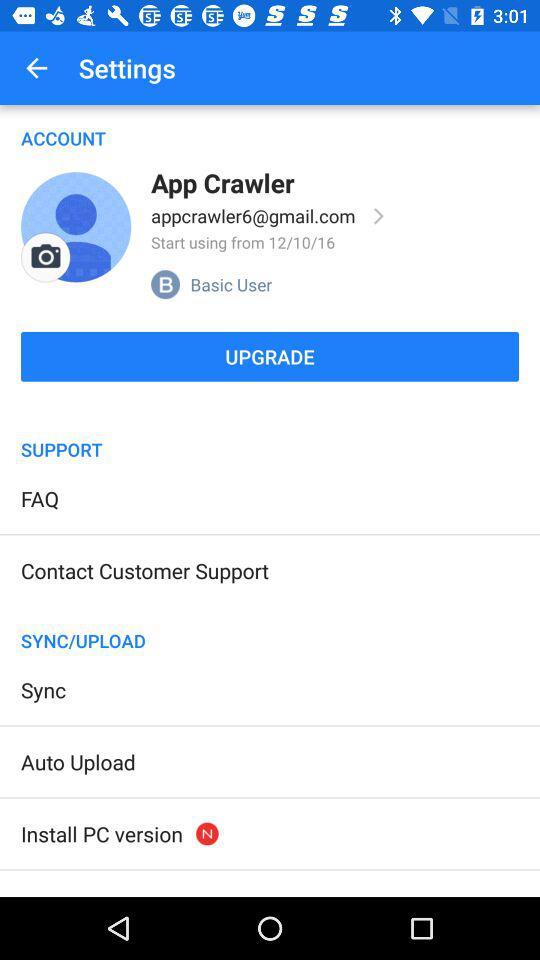 The height and width of the screenshot is (960, 540). I want to click on item above the account, so click(36, 68).